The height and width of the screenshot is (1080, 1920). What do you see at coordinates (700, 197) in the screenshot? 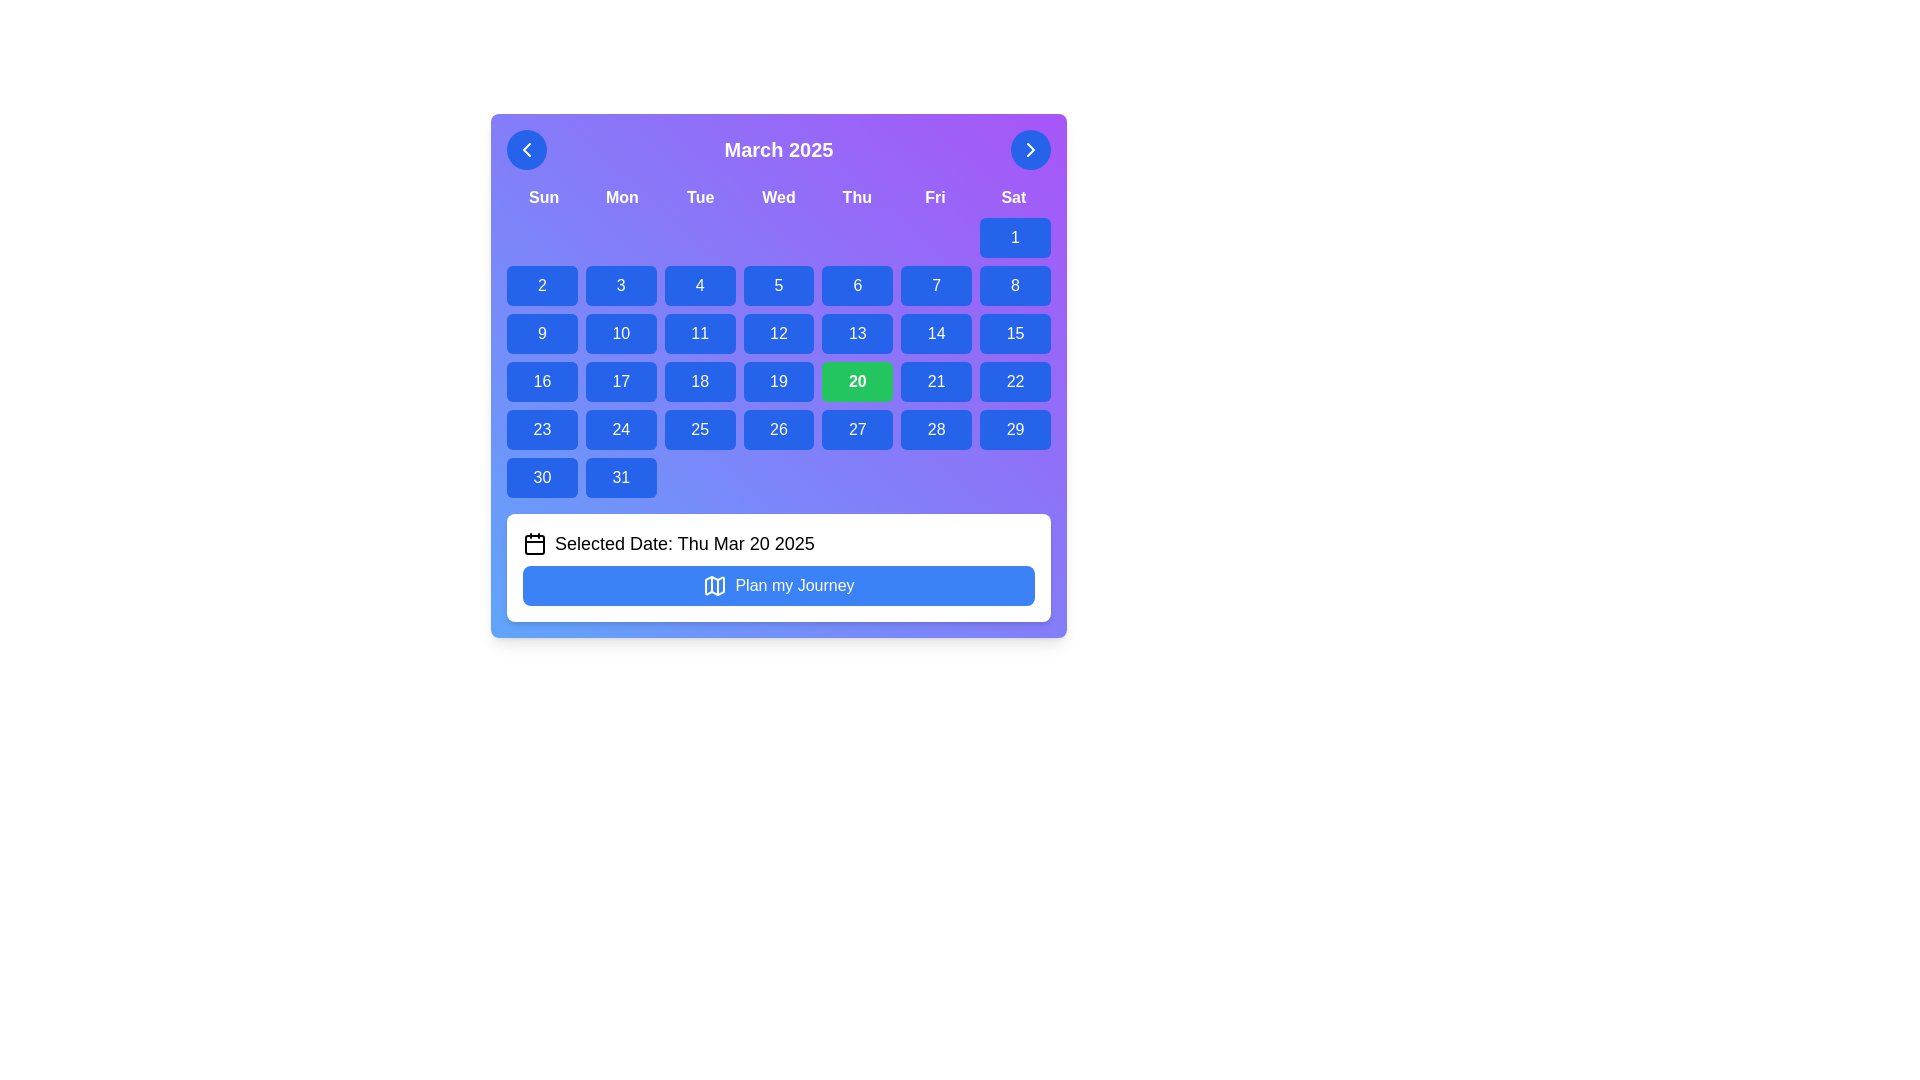
I see `the static text label representing Tuesday in the calendar display, which is positioned third among the days of the week labels` at bounding box center [700, 197].